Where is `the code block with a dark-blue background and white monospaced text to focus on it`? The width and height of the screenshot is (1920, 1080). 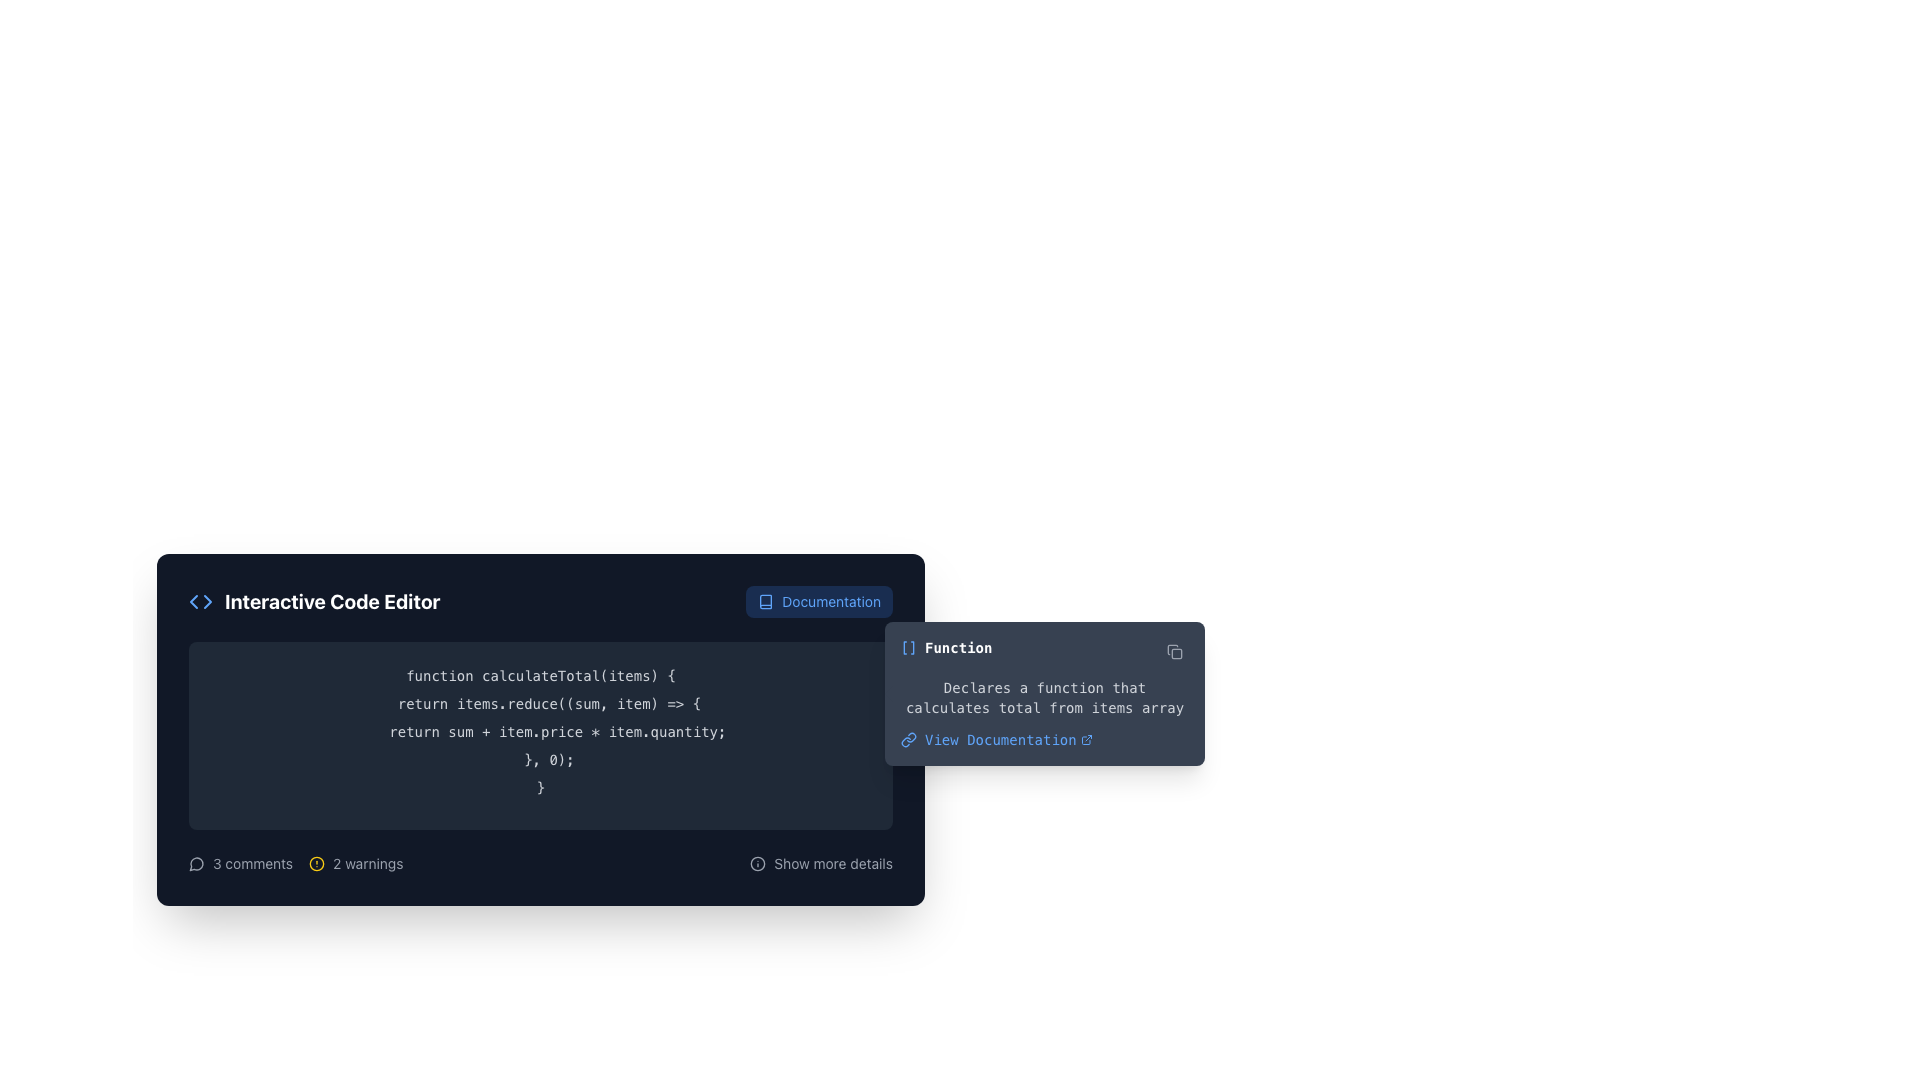 the code block with a dark-blue background and white monospaced text to focus on it is located at coordinates (541, 736).